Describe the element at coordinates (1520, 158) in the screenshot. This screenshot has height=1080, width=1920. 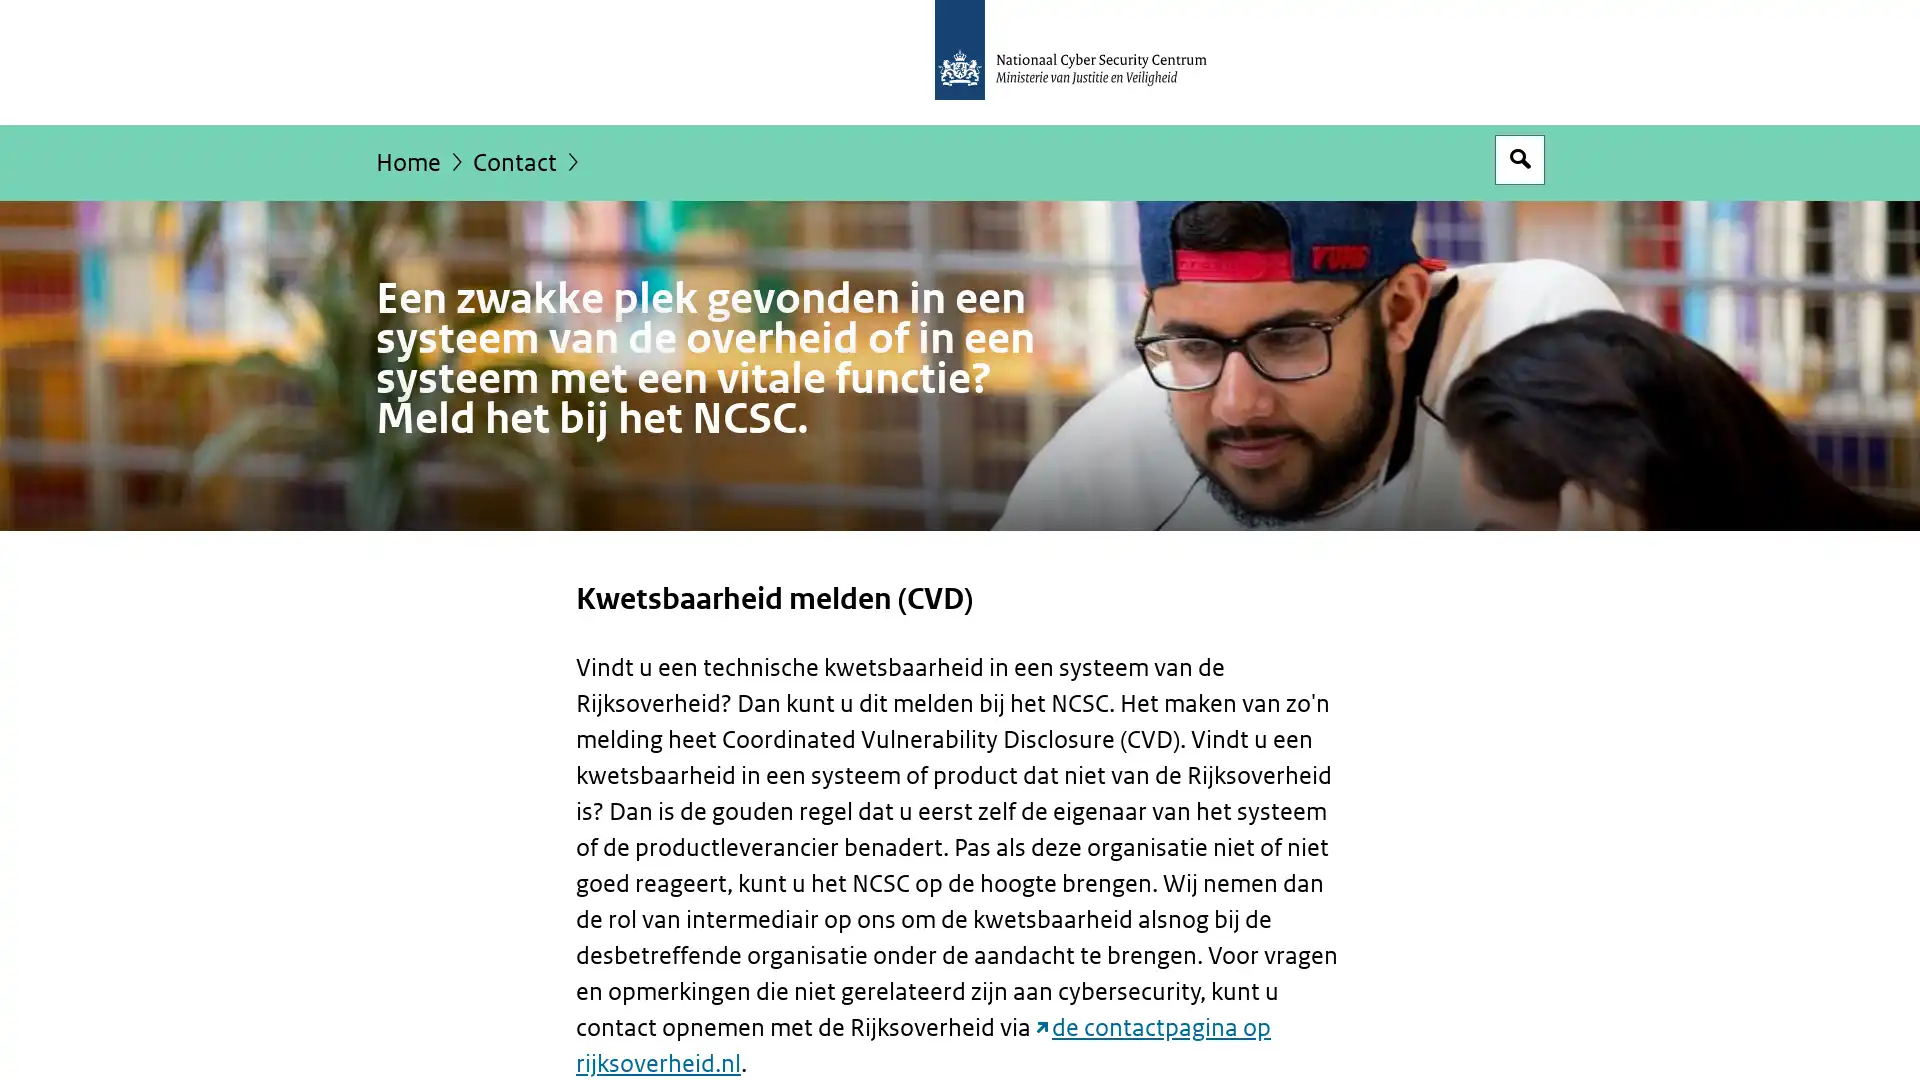
I see `Open zoekveld` at that location.